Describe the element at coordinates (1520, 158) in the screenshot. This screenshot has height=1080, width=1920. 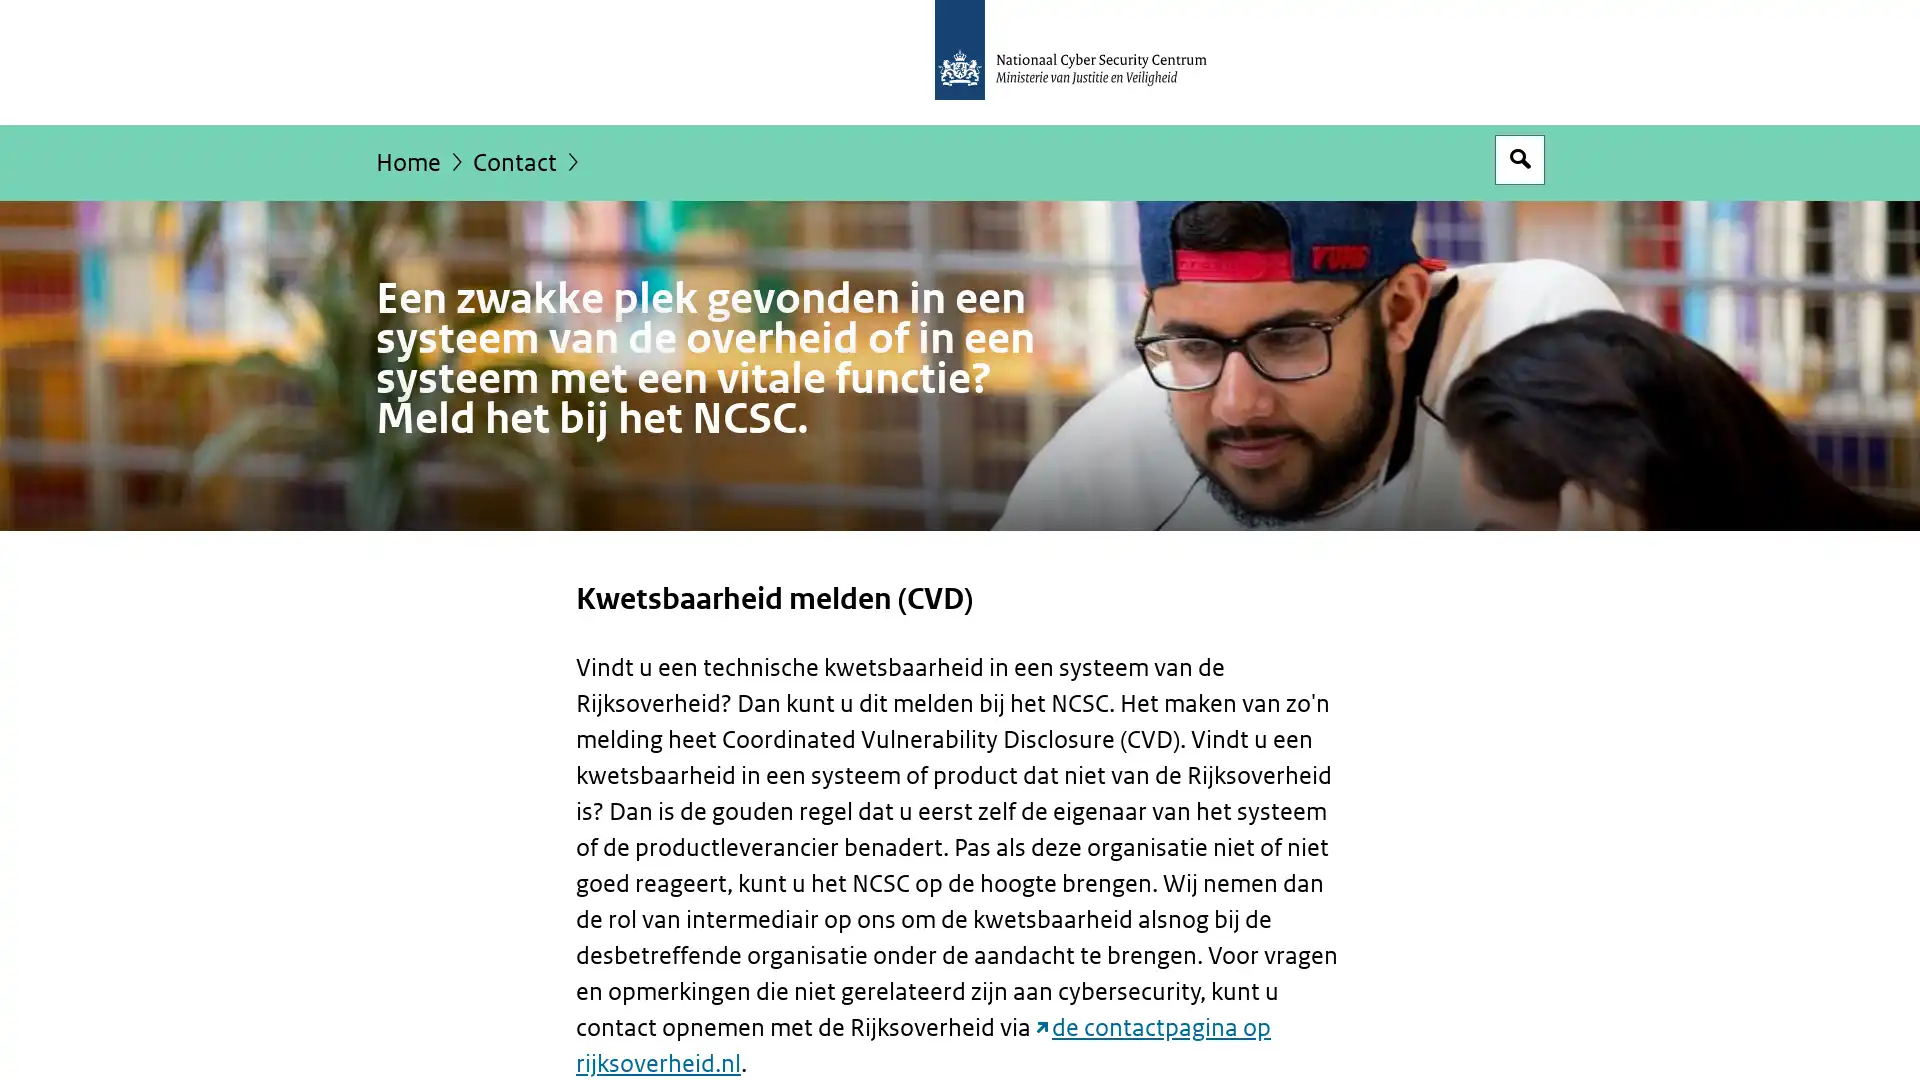
I see `Open zoekveld` at that location.